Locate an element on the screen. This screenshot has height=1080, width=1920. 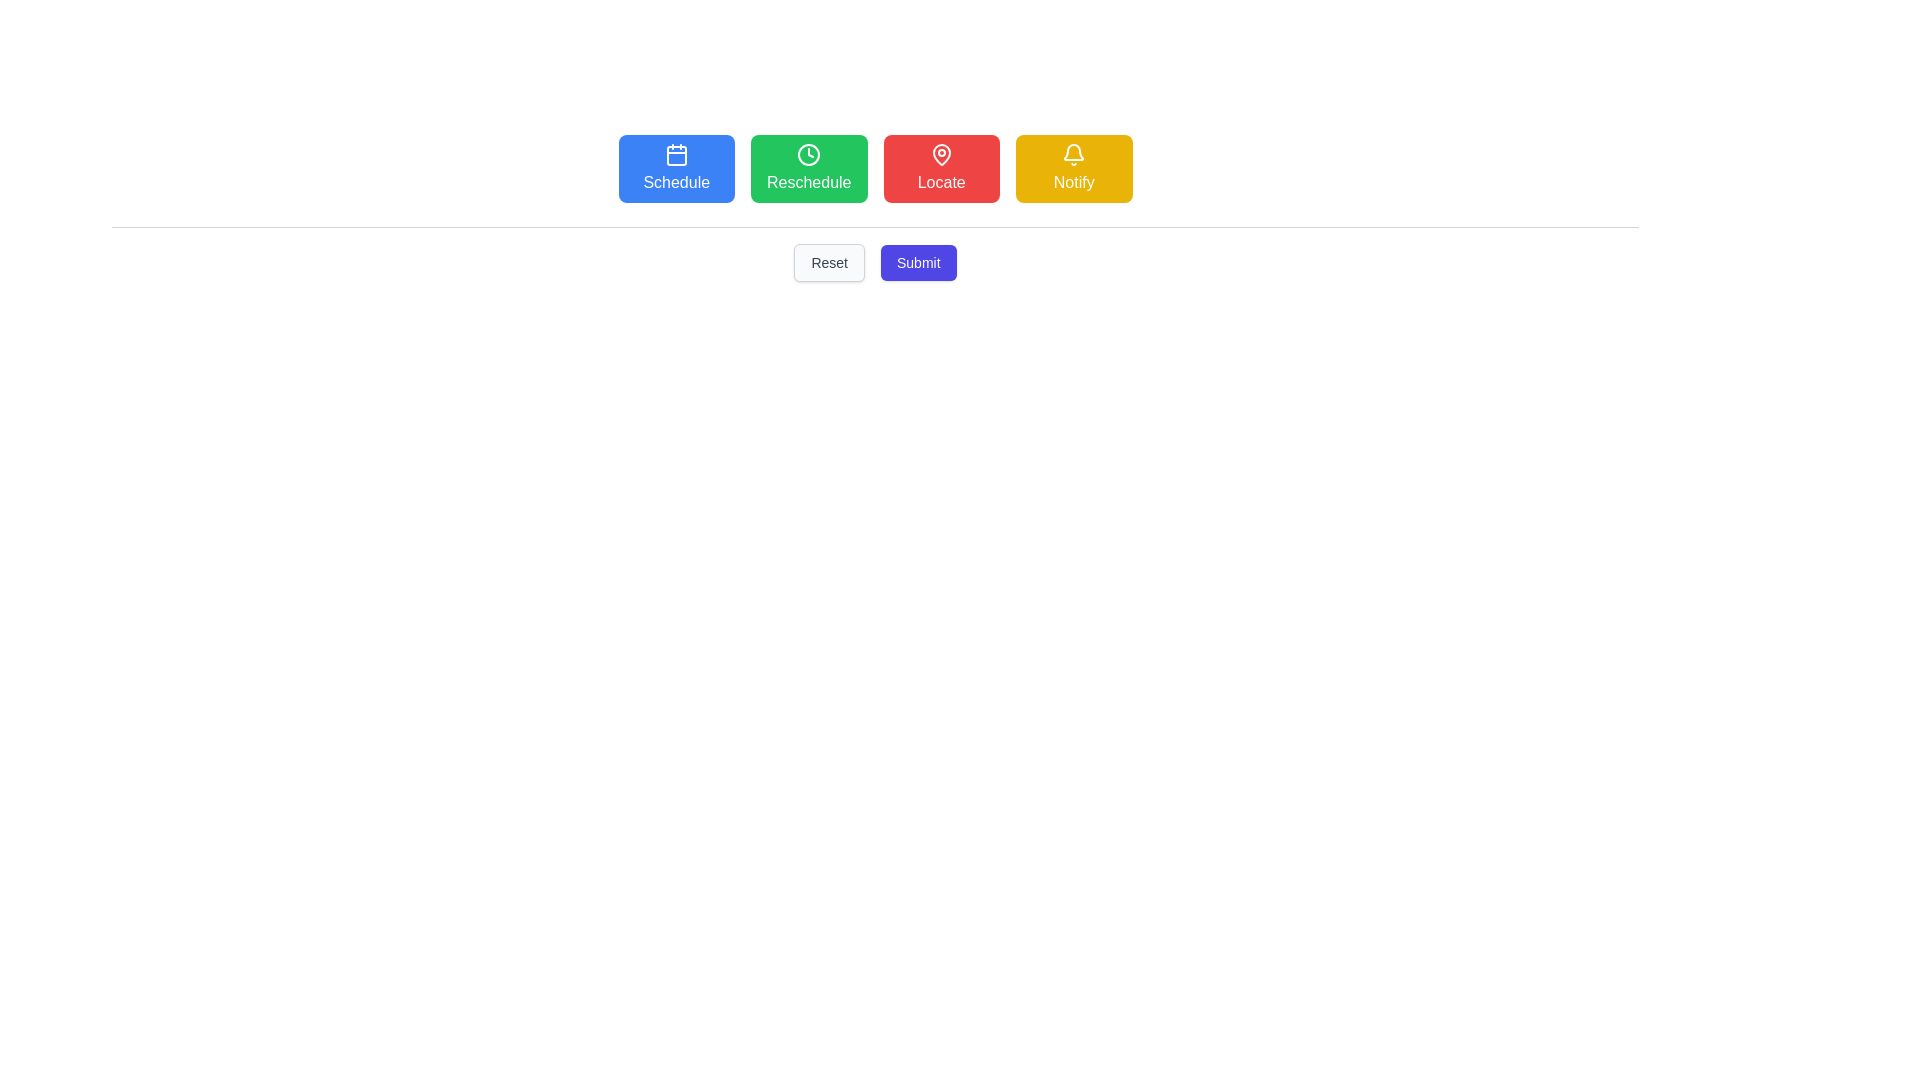
the 'Reset' button is located at coordinates (829, 261).